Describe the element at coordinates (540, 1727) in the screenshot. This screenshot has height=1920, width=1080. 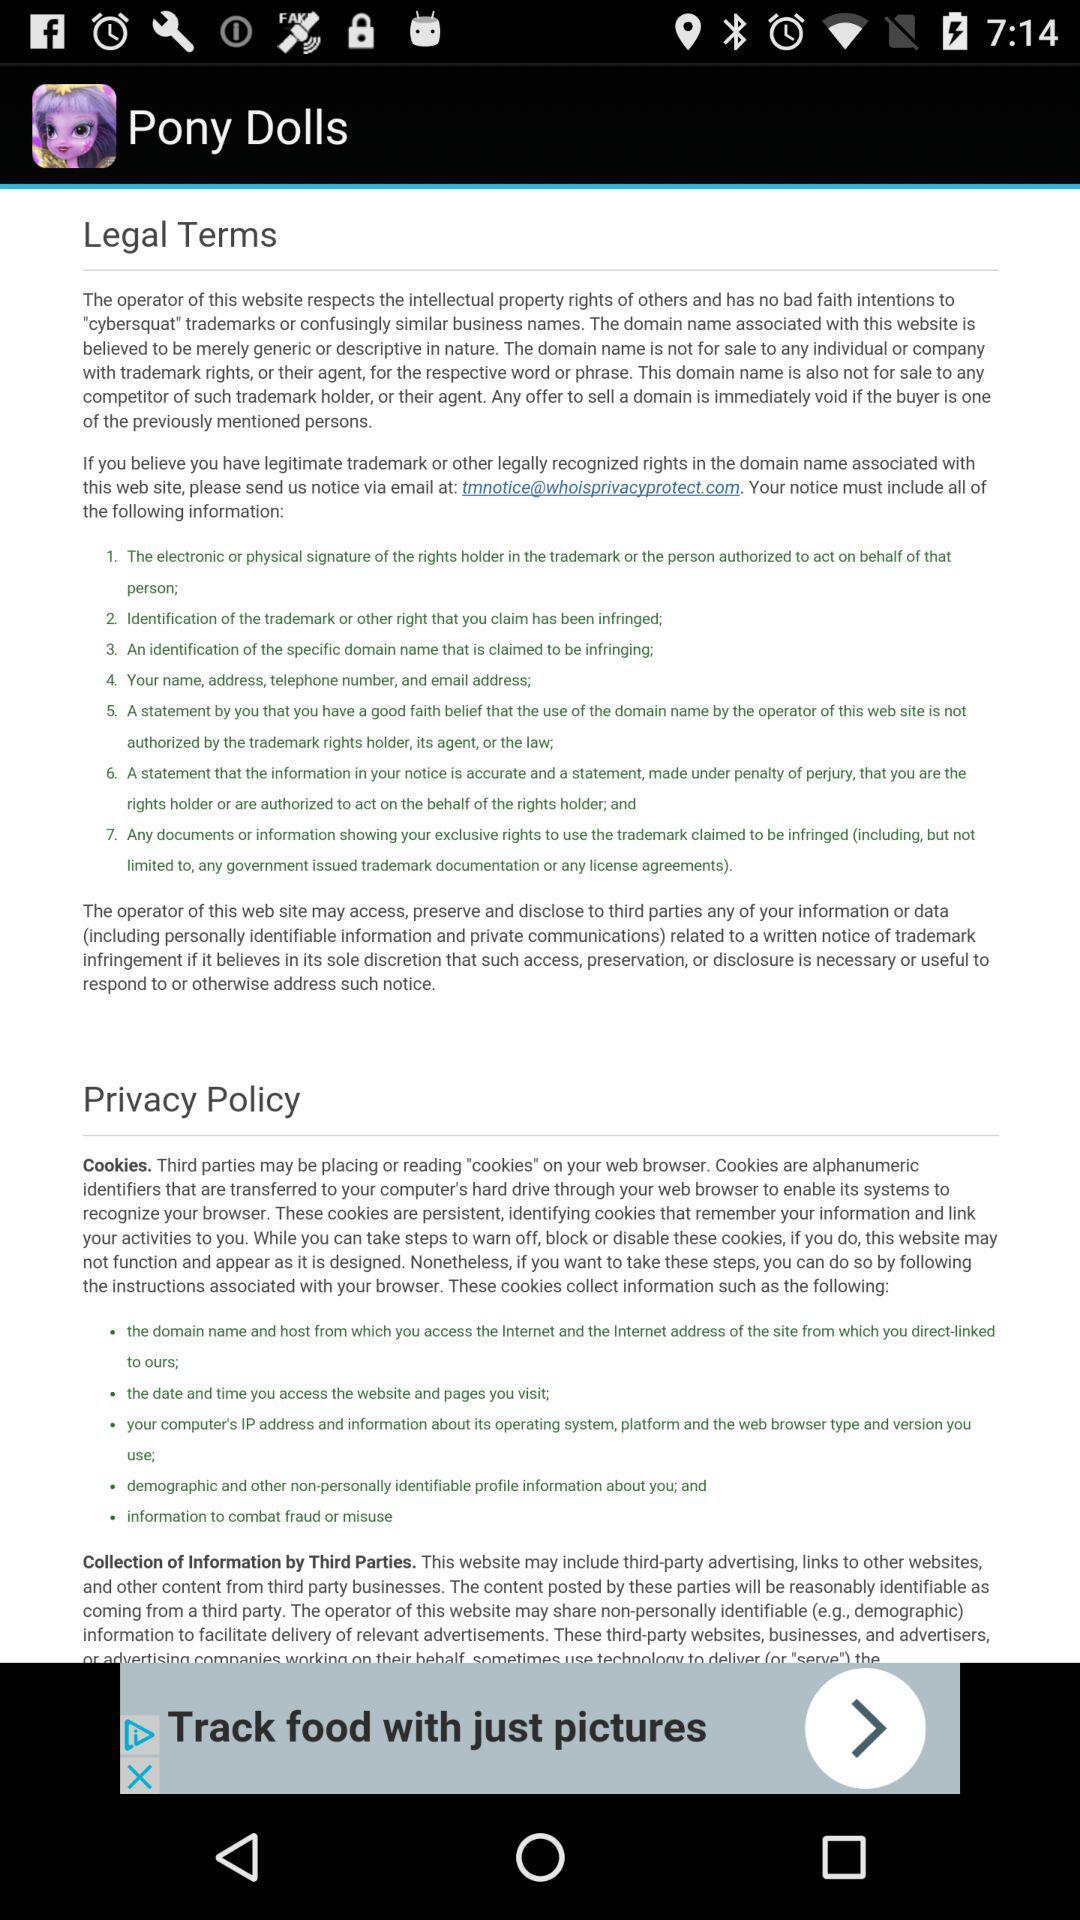
I see `advertisement image or track food` at that location.